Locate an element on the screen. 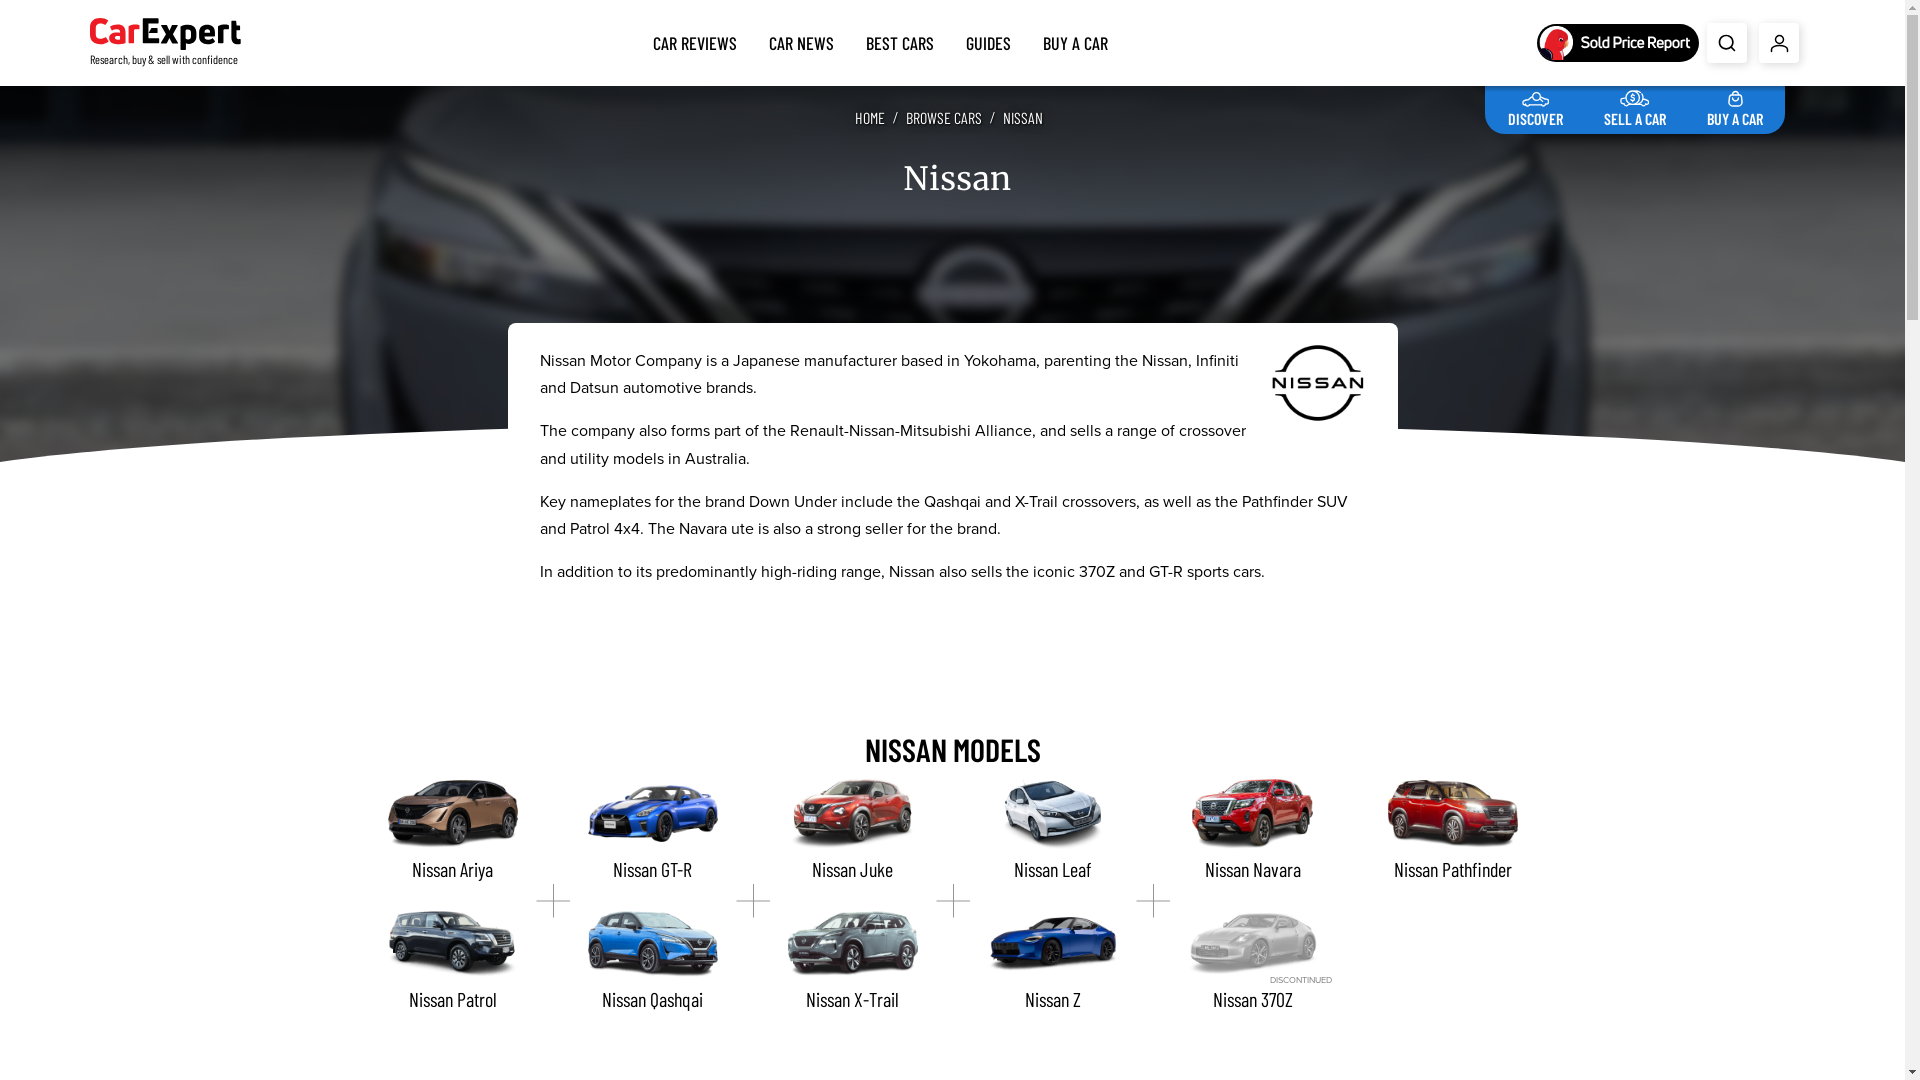 This screenshot has height=1080, width=1920. 'Nissan Juke' is located at coordinates (851, 830).